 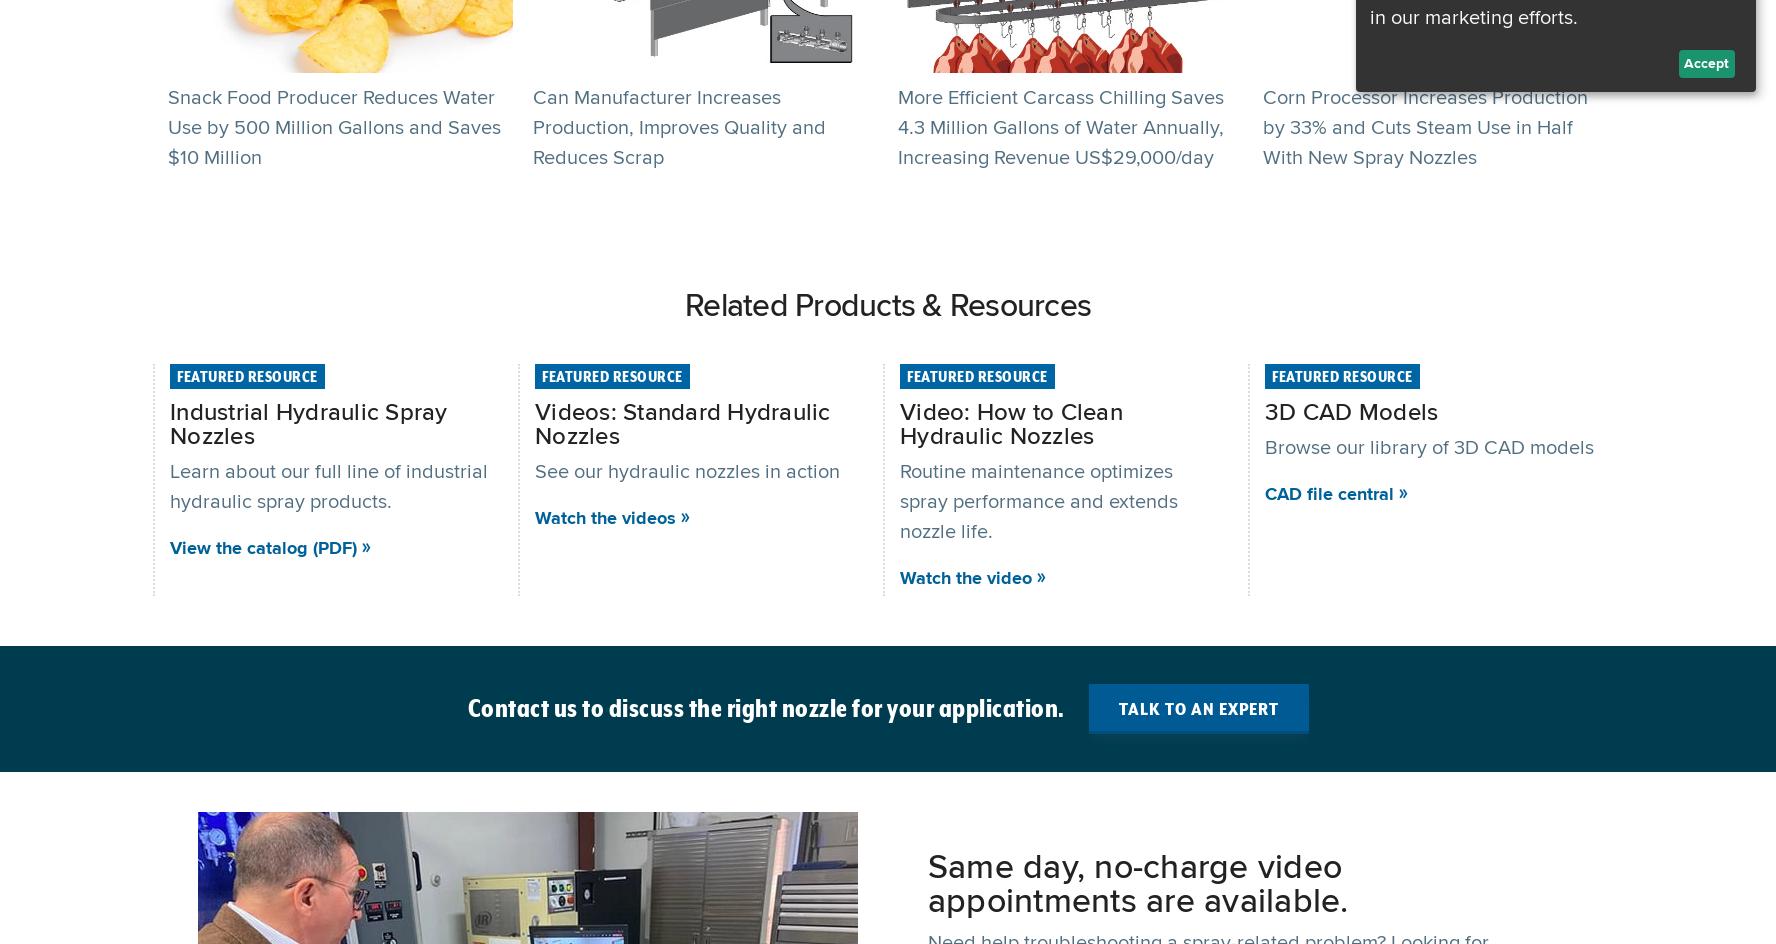 What do you see at coordinates (1037, 500) in the screenshot?
I see `'Routine maintenance optimizes spray performance and extends nozzle life.'` at bounding box center [1037, 500].